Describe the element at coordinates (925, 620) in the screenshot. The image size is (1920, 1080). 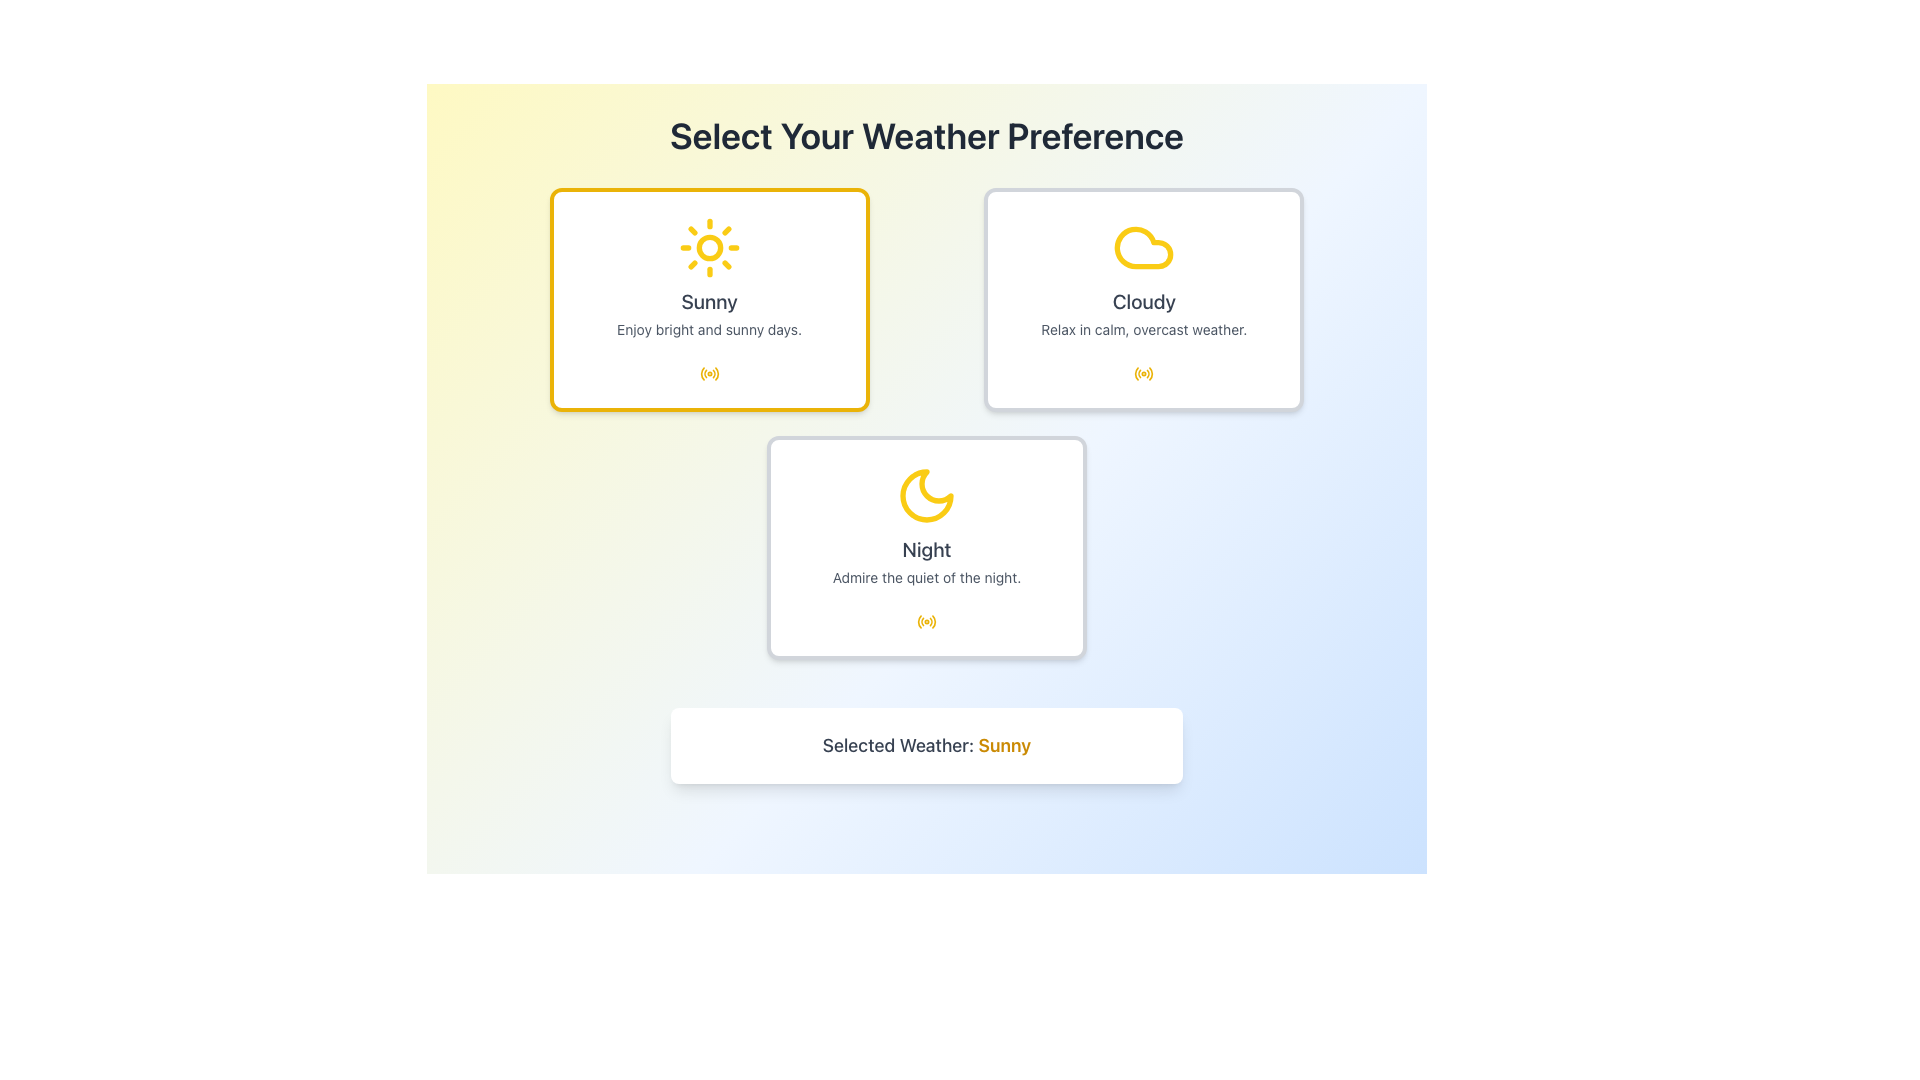
I see `the small circular yellow radio icon located at the bottom center of the 'Night' card, which is positioned directly after the text 'Admire the quiet of the night'` at that location.